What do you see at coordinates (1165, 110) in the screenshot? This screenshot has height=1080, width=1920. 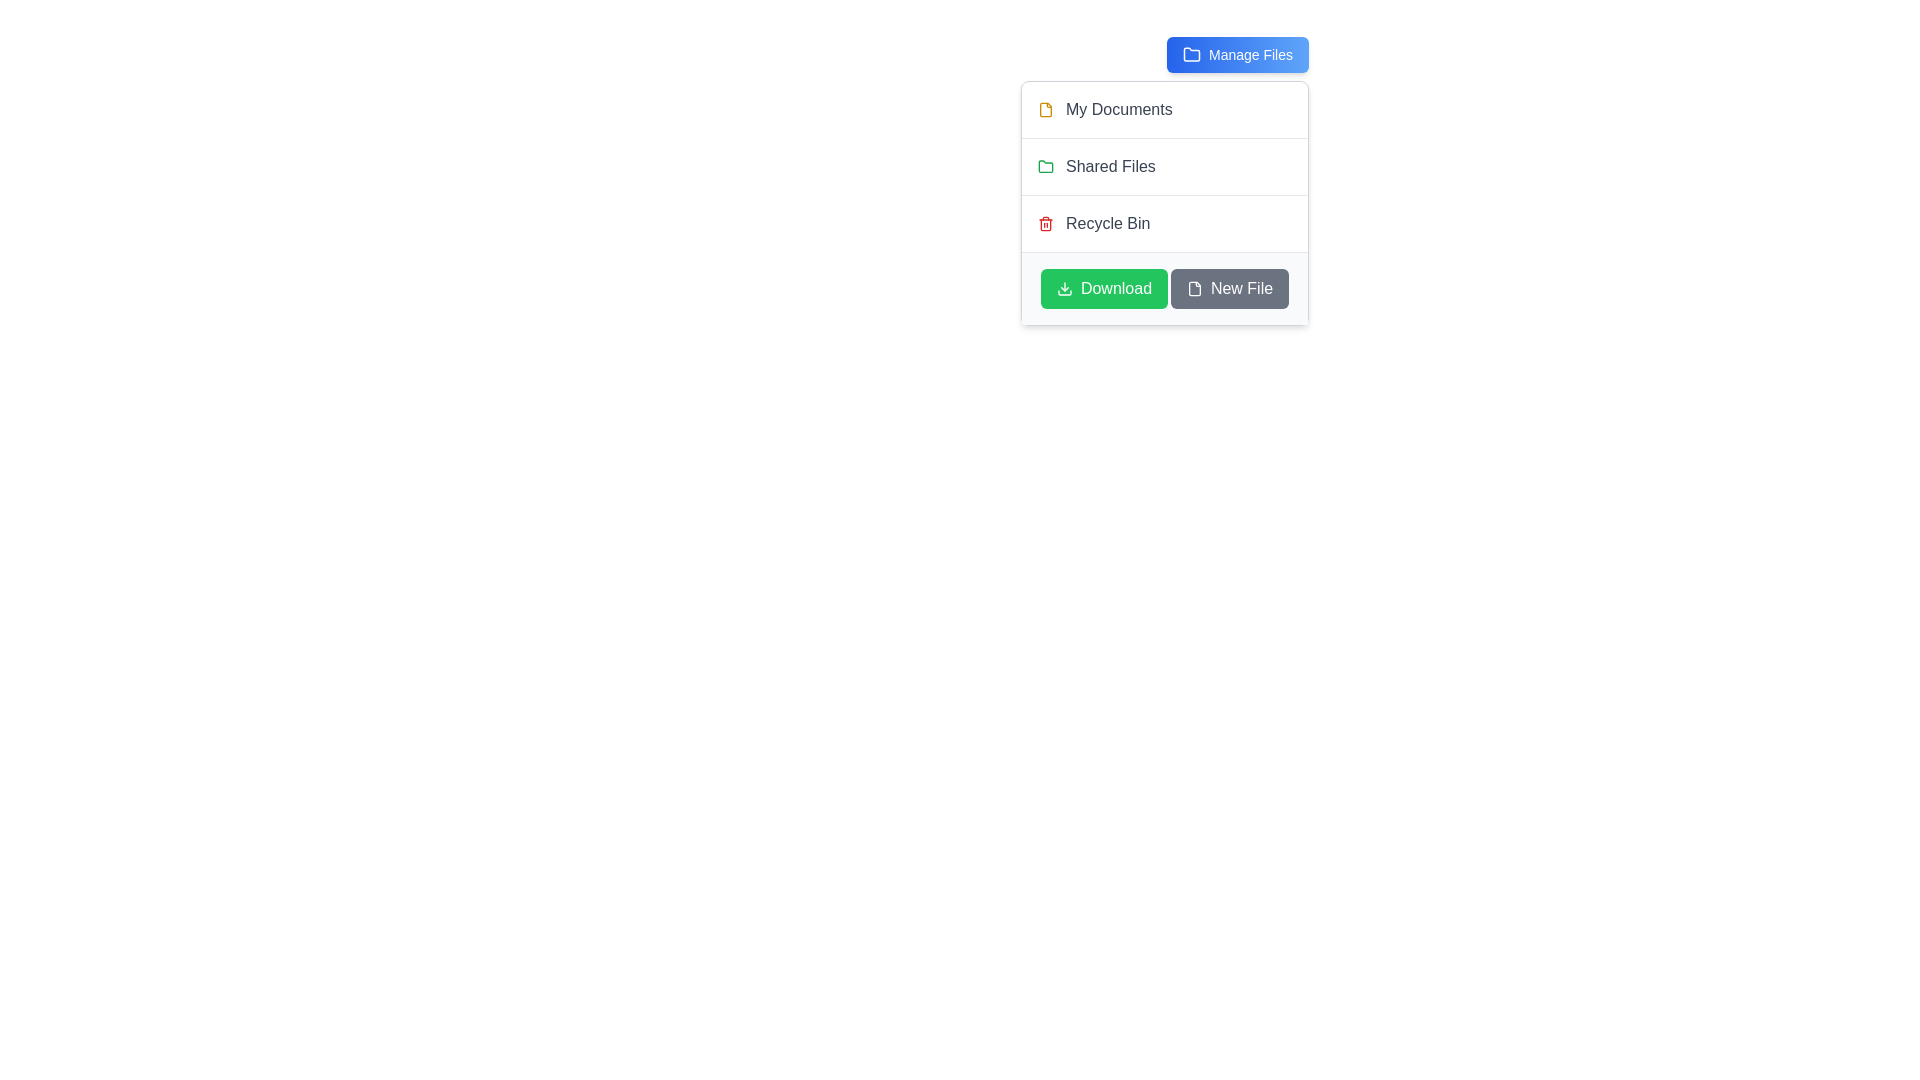 I see `the first list item labeled 'My Documents', which has a yellow file icon to the left` at bounding box center [1165, 110].